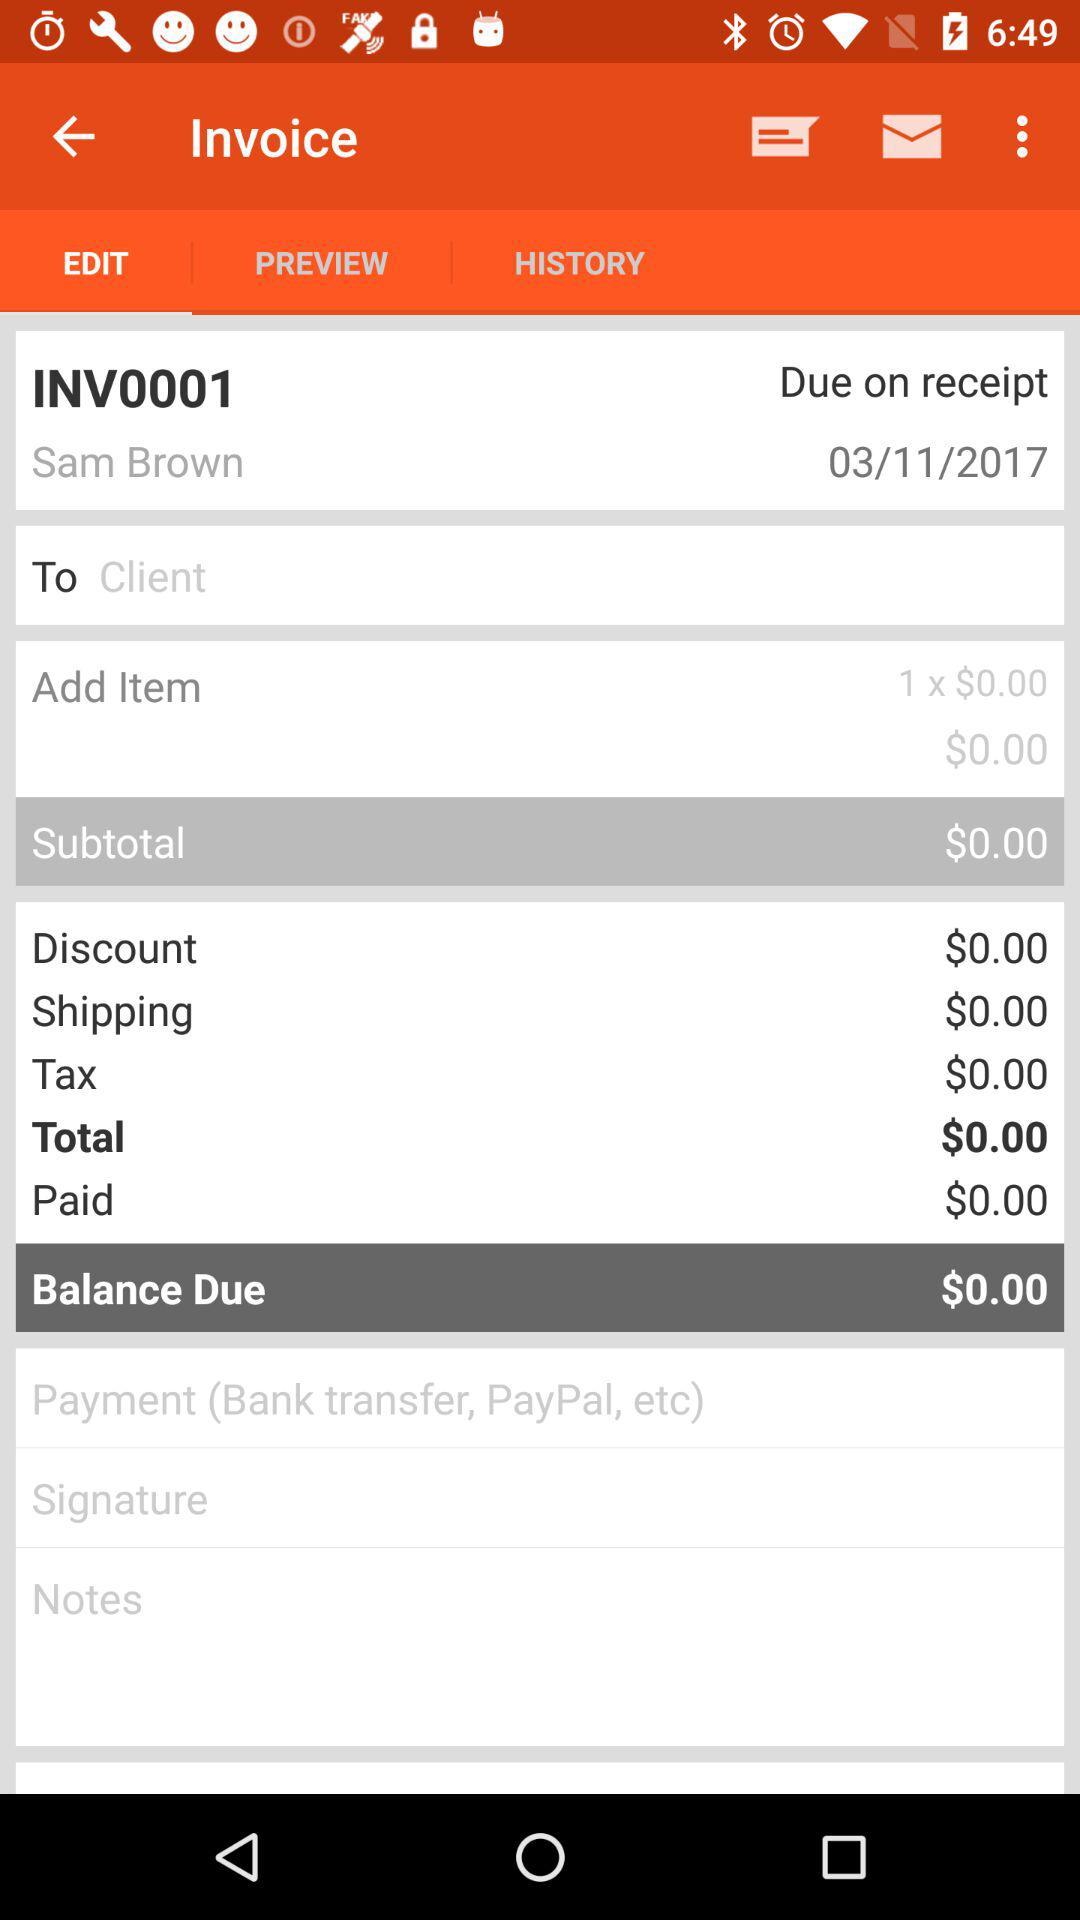  I want to click on the app next to the preview app, so click(96, 261).